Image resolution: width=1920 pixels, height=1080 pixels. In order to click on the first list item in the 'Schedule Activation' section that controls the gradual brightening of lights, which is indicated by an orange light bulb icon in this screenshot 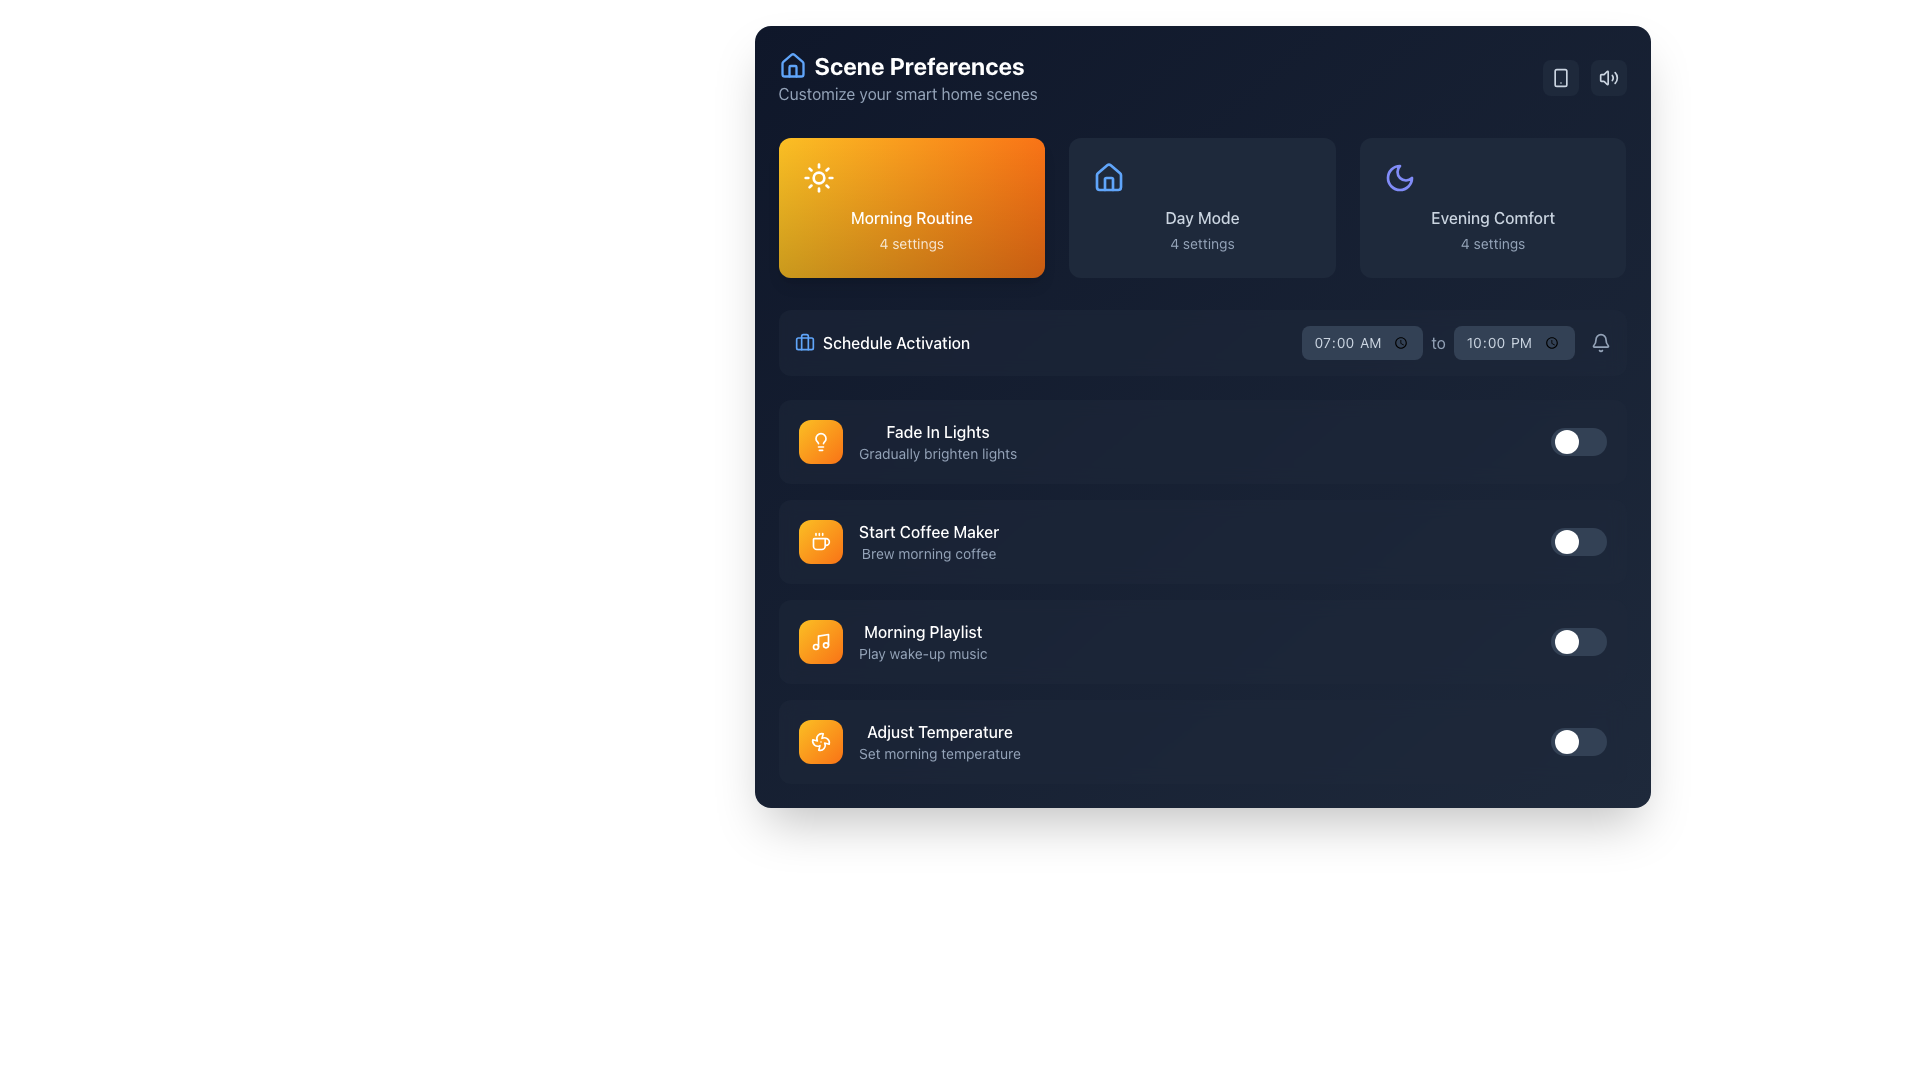, I will do `click(936, 441)`.